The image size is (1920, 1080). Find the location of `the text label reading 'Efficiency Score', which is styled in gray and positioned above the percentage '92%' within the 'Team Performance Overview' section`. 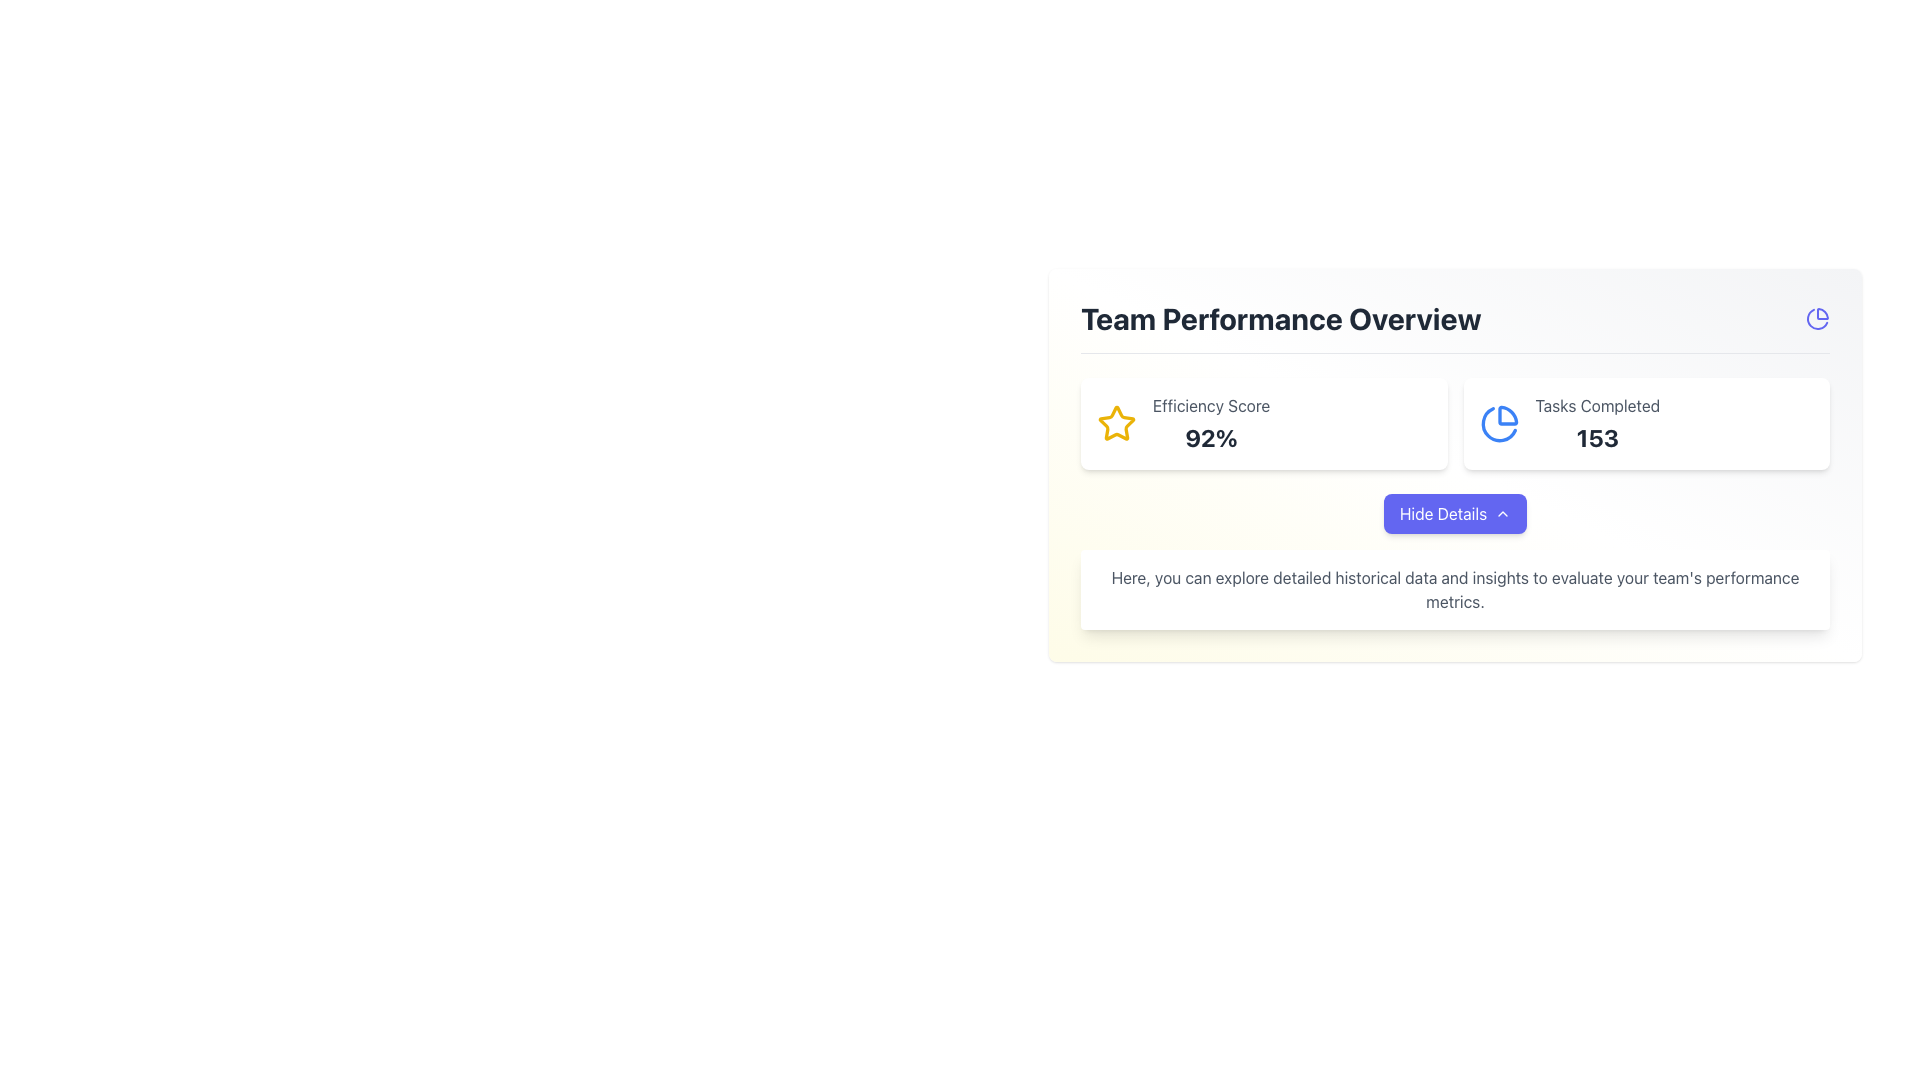

the text label reading 'Efficiency Score', which is styled in gray and positioned above the percentage '92%' within the 'Team Performance Overview' section is located at coordinates (1210, 405).